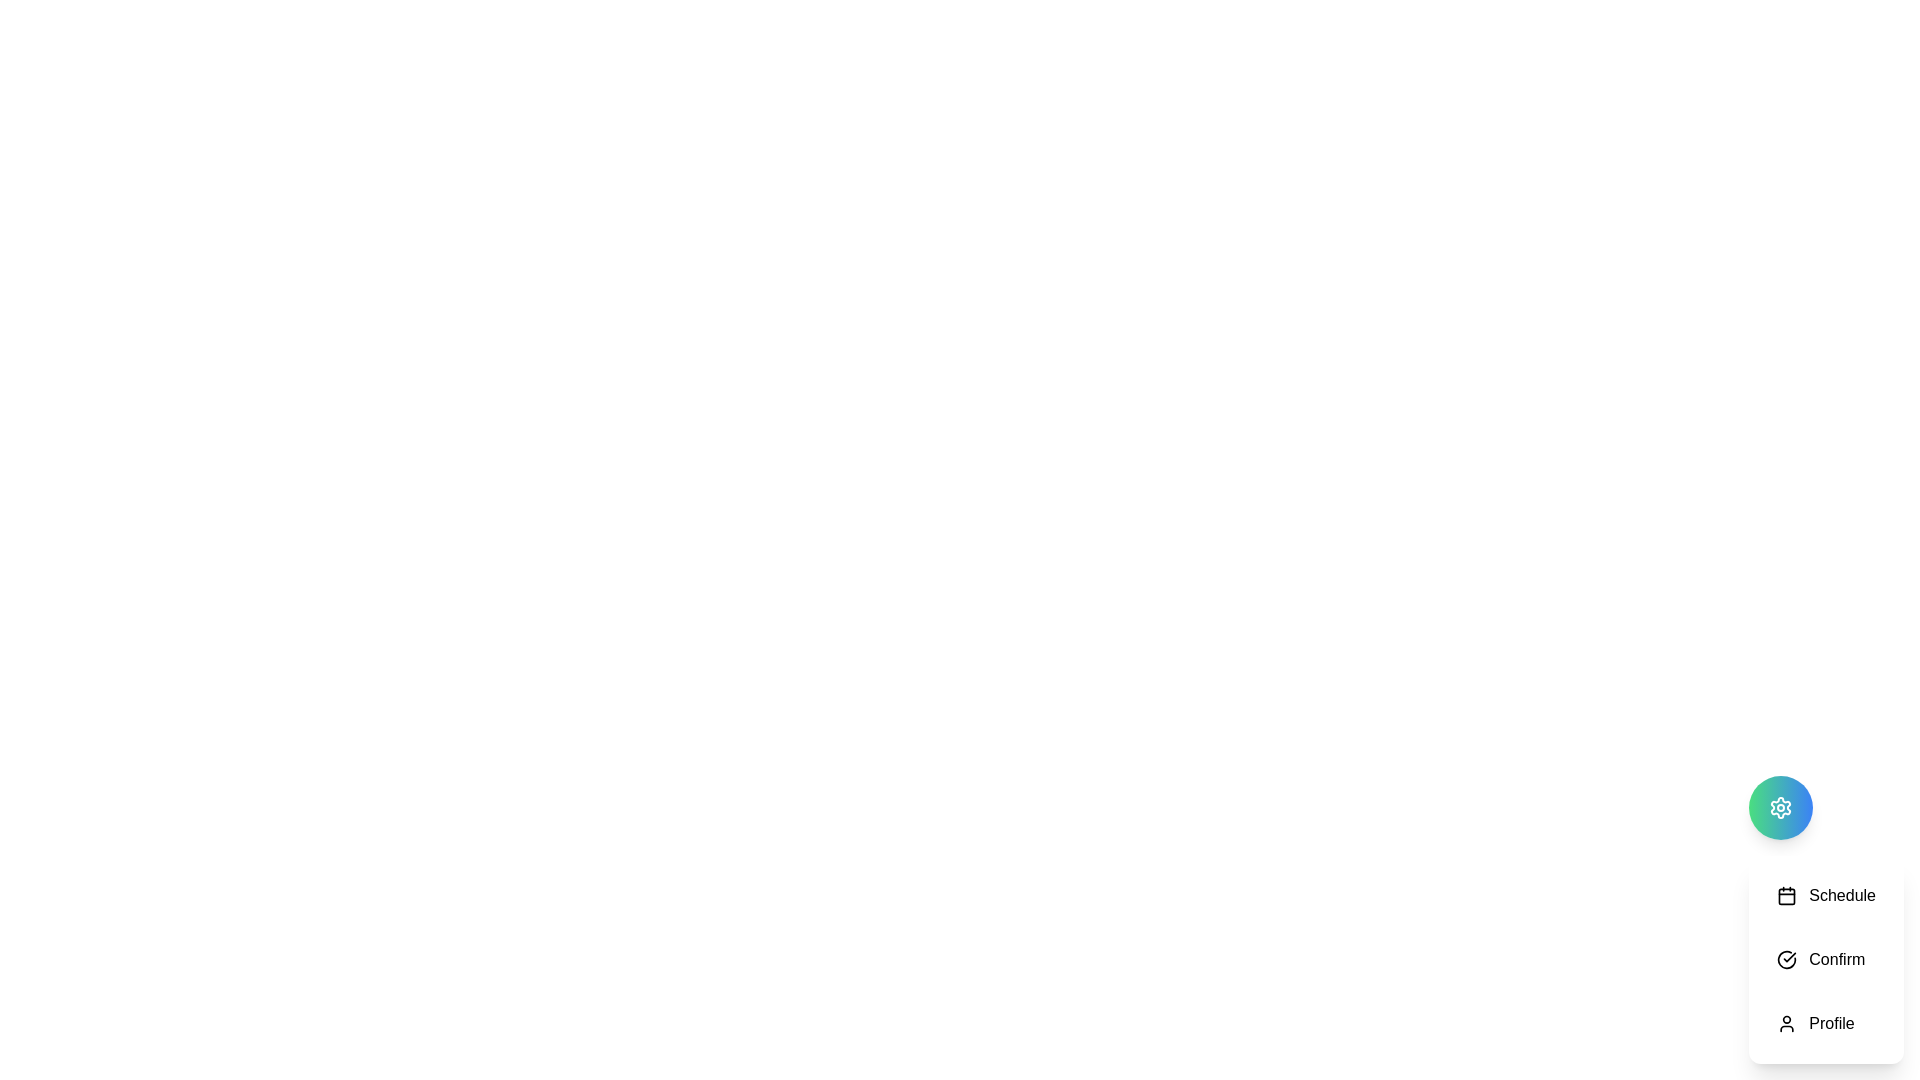 This screenshot has height=1080, width=1920. I want to click on the Schedule button in the SchedulerTool, so click(1826, 894).